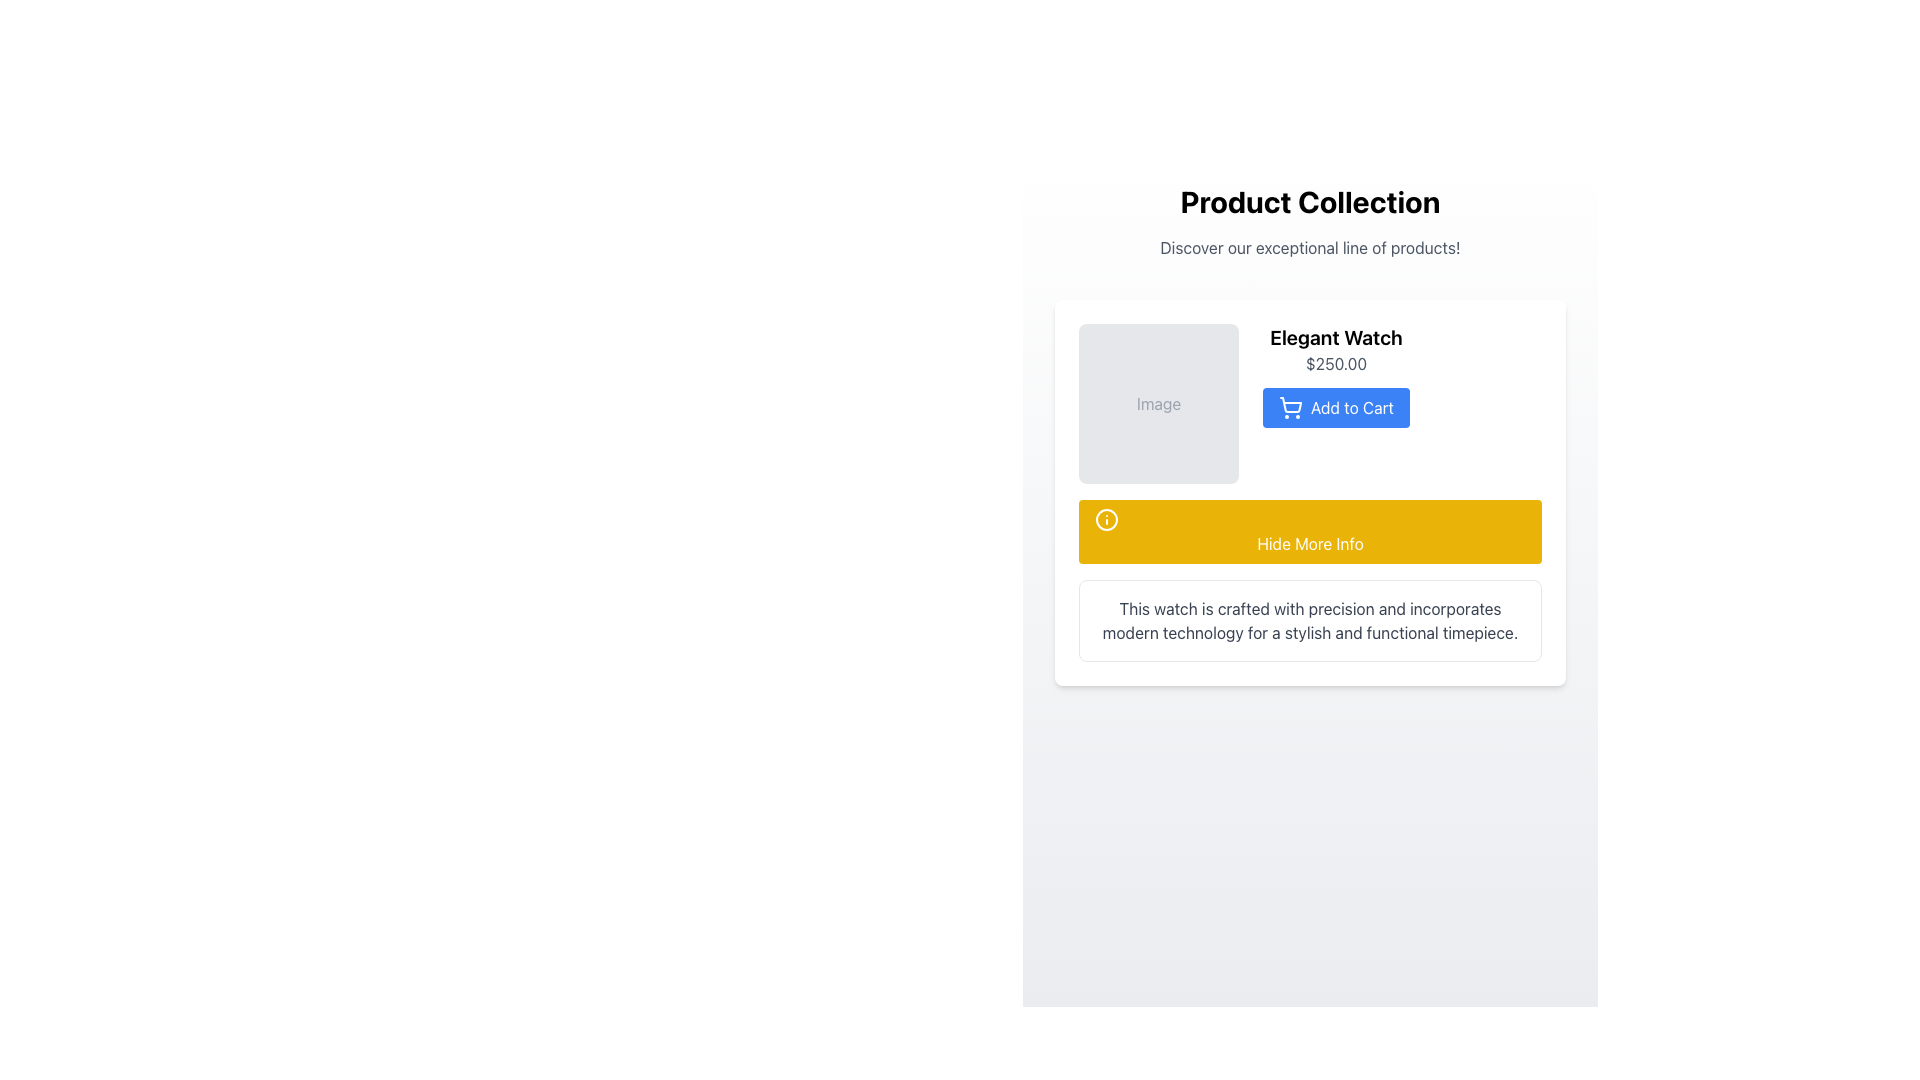 This screenshot has height=1080, width=1920. What do you see at coordinates (1310, 246) in the screenshot?
I see `the text element reading 'Discover our exceptional line of products!' which is centrally aligned below the heading 'Product Collection'` at bounding box center [1310, 246].